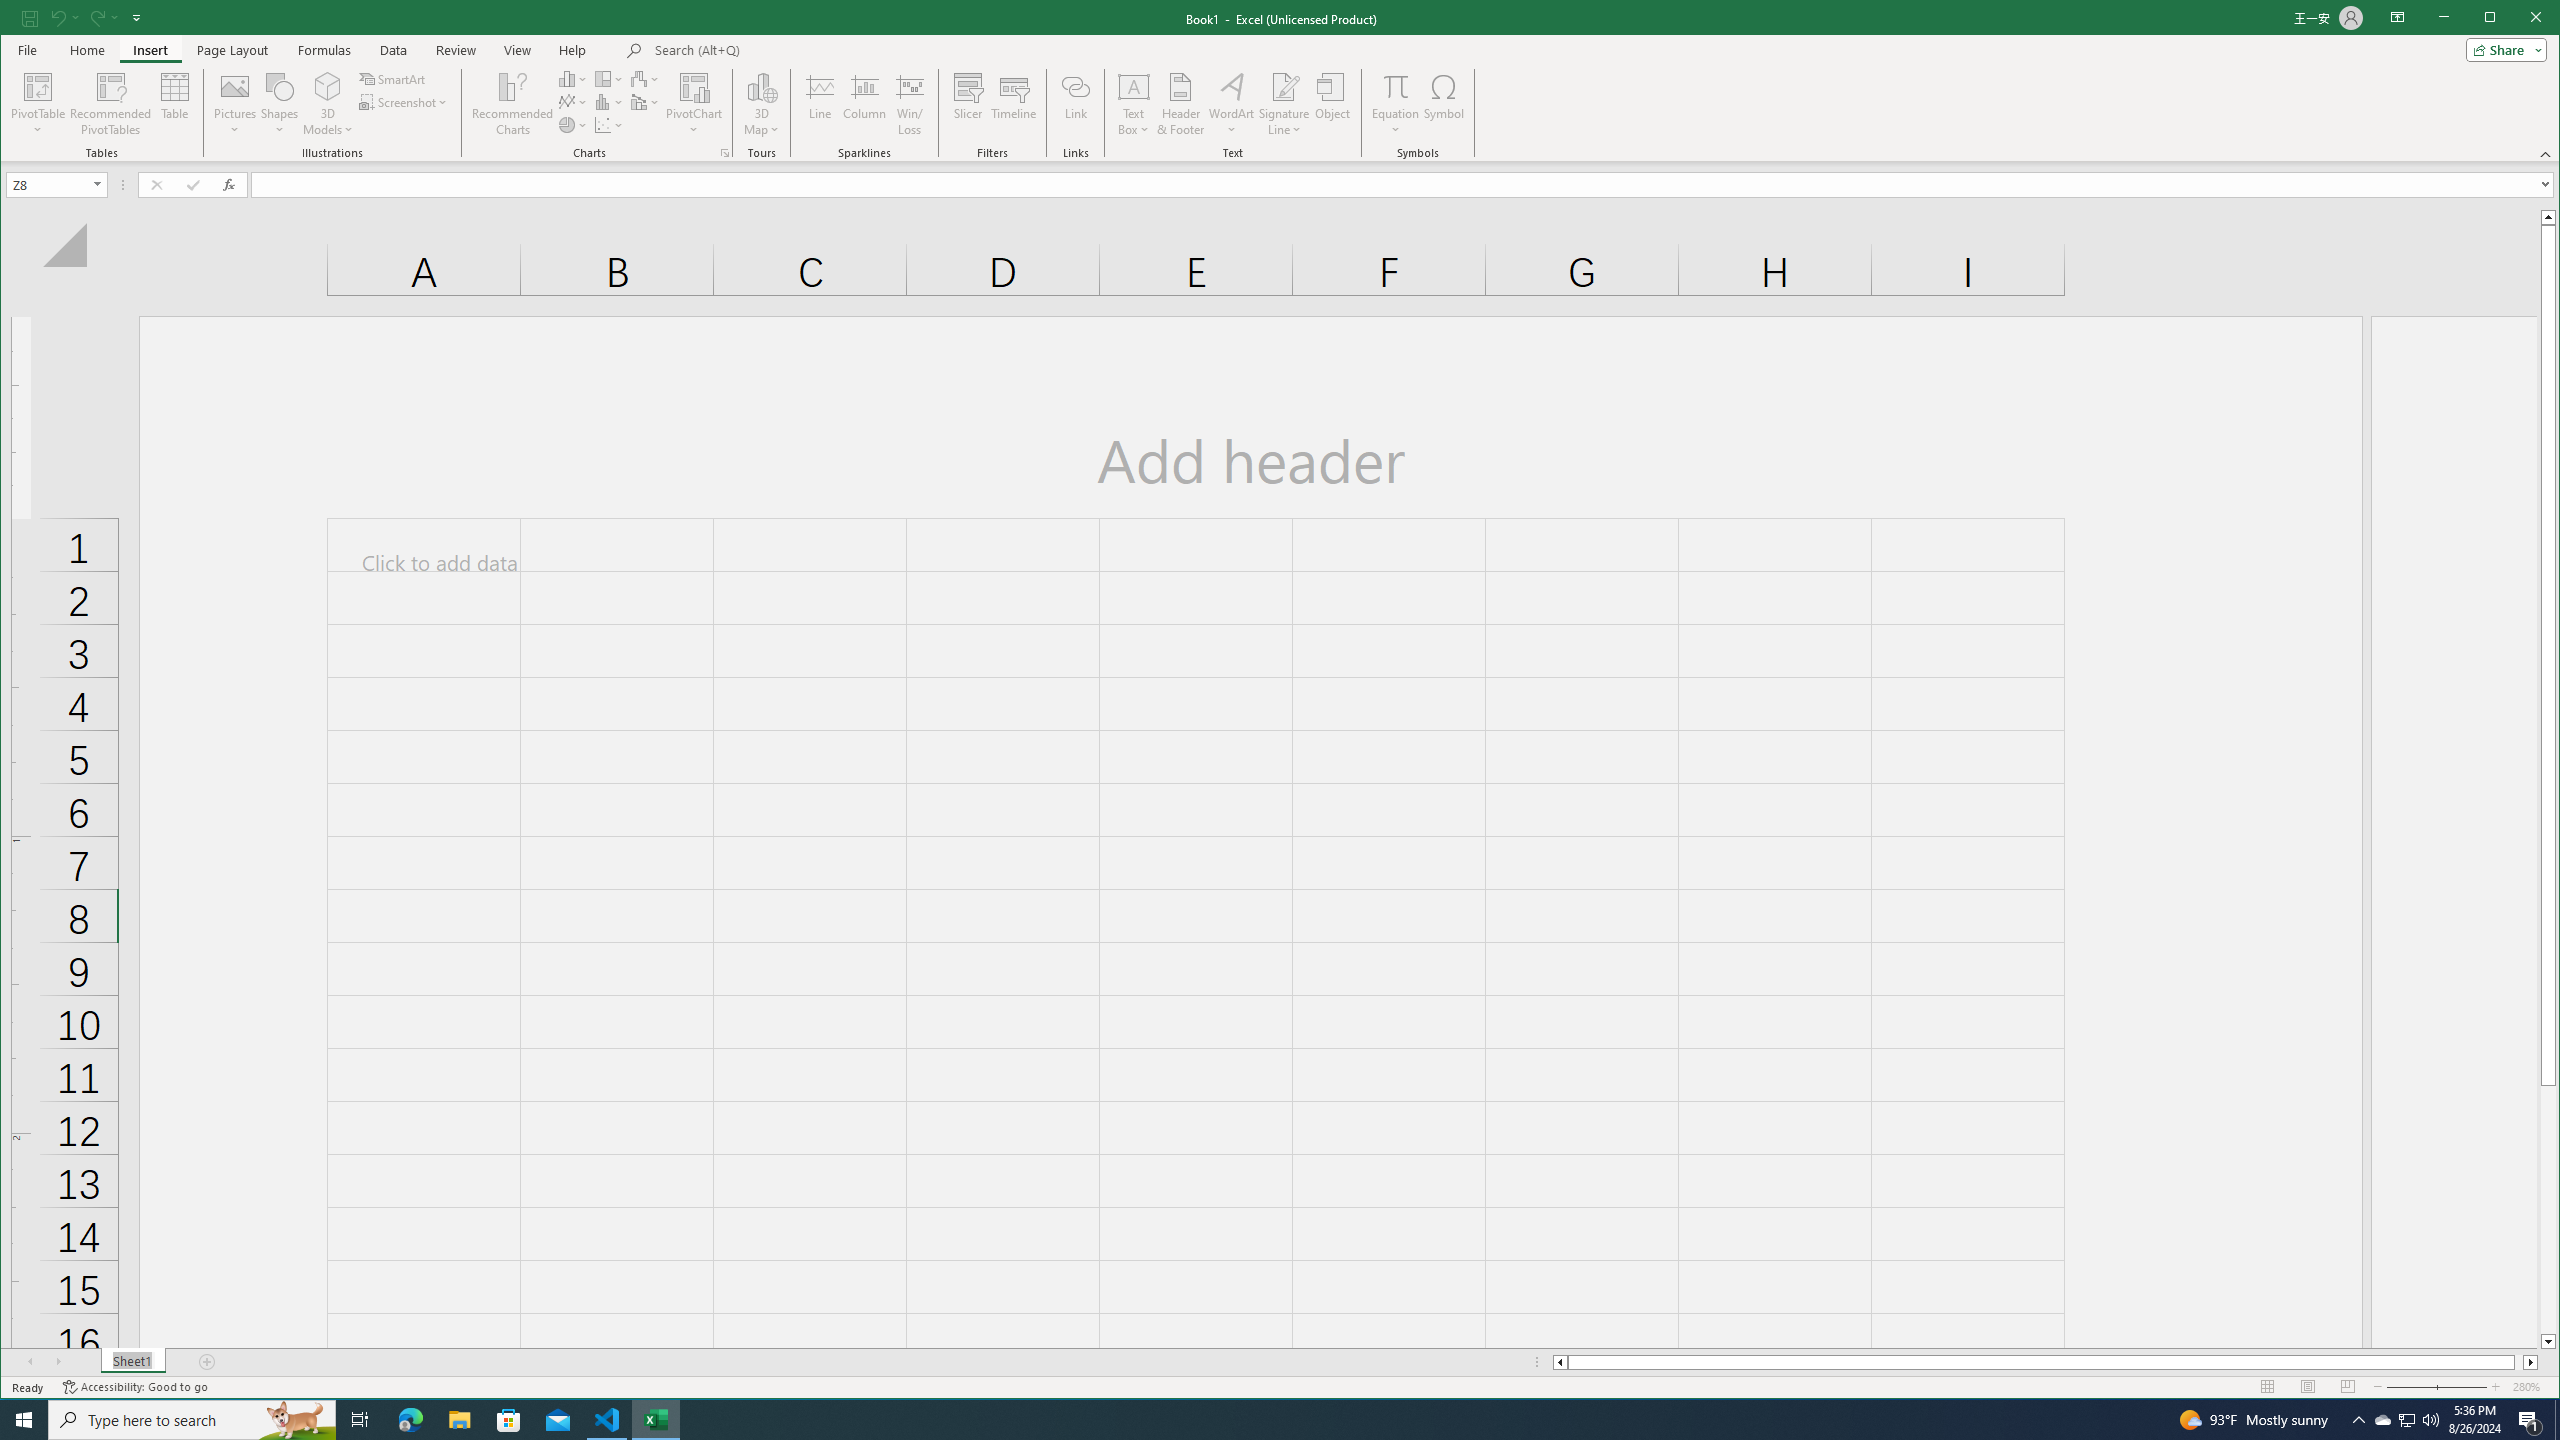 This screenshot has width=2560, height=1440. I want to click on 'Line', so click(819, 103).